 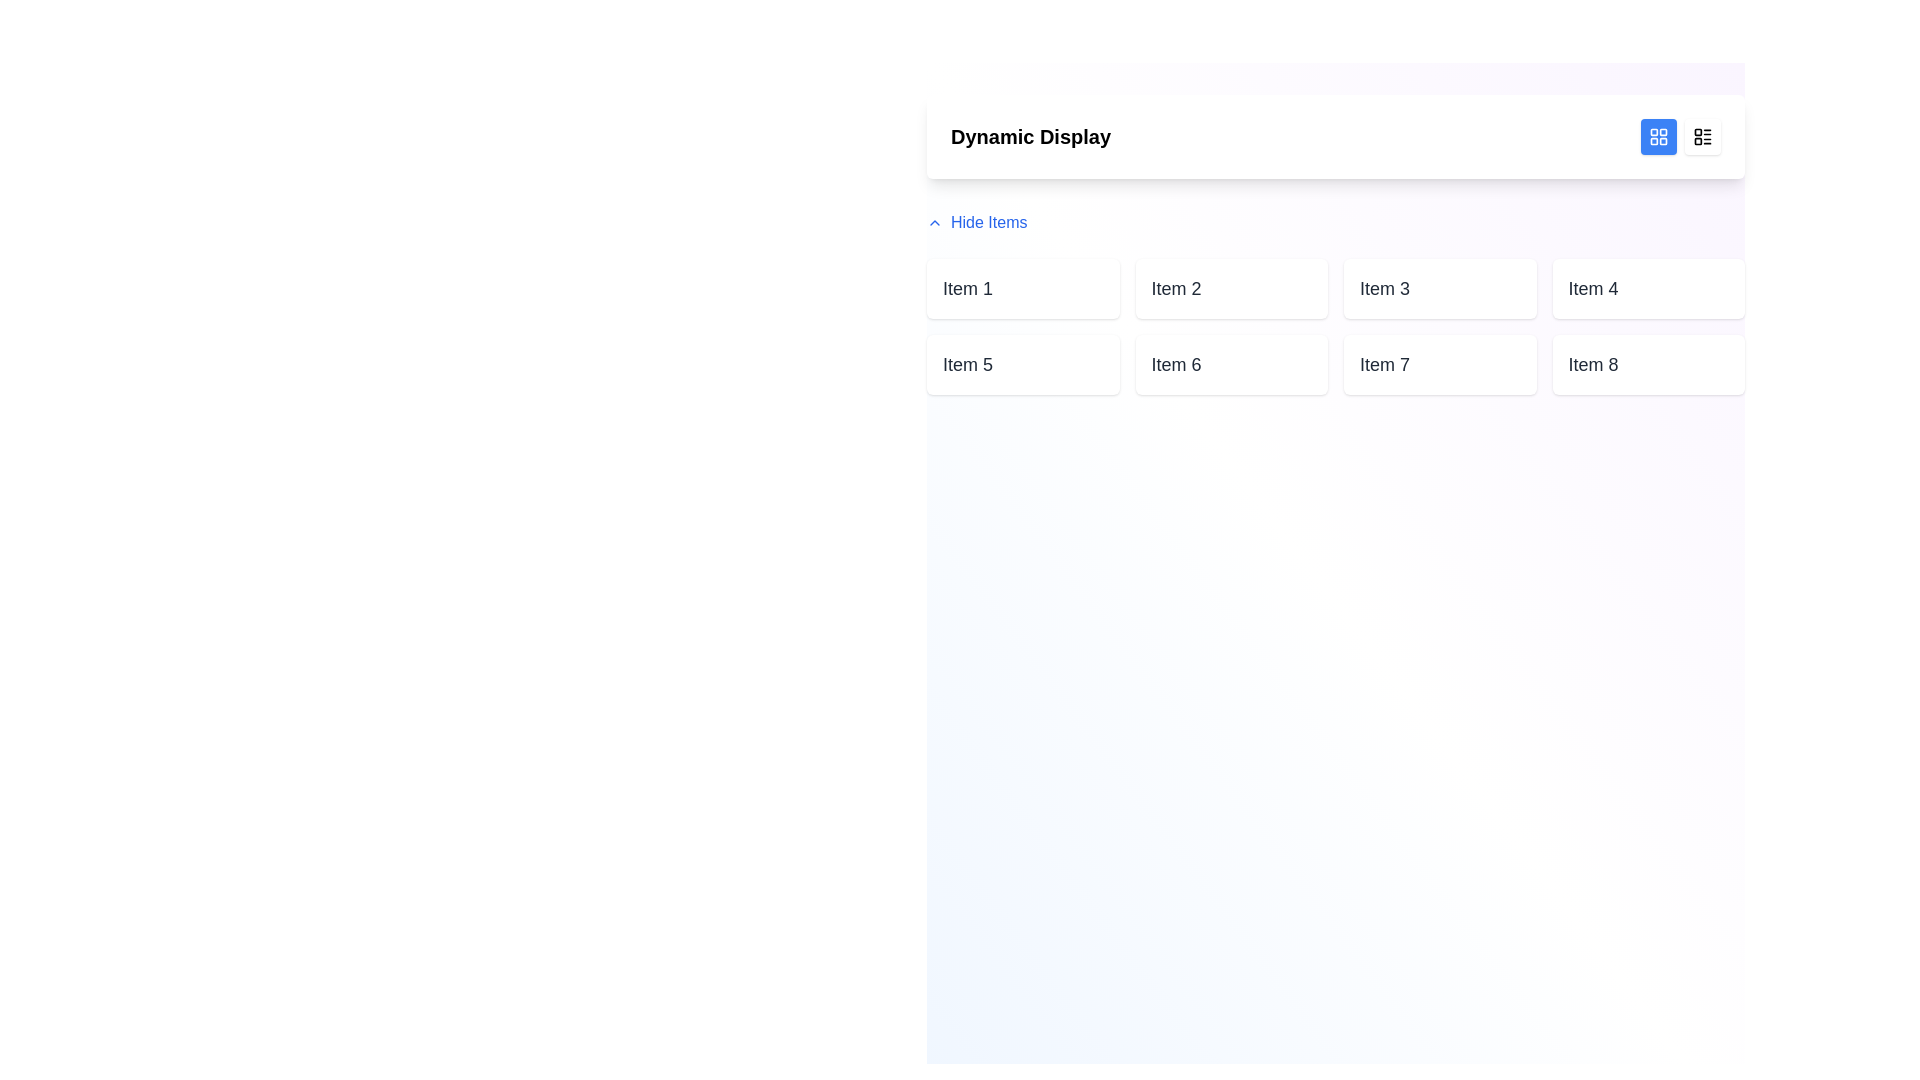 What do you see at coordinates (1648, 365) in the screenshot?
I see `the rectangular button labeled 'Item 8' with a white background and rounded corners, located in the fourth column of the second row of a grid layout` at bounding box center [1648, 365].